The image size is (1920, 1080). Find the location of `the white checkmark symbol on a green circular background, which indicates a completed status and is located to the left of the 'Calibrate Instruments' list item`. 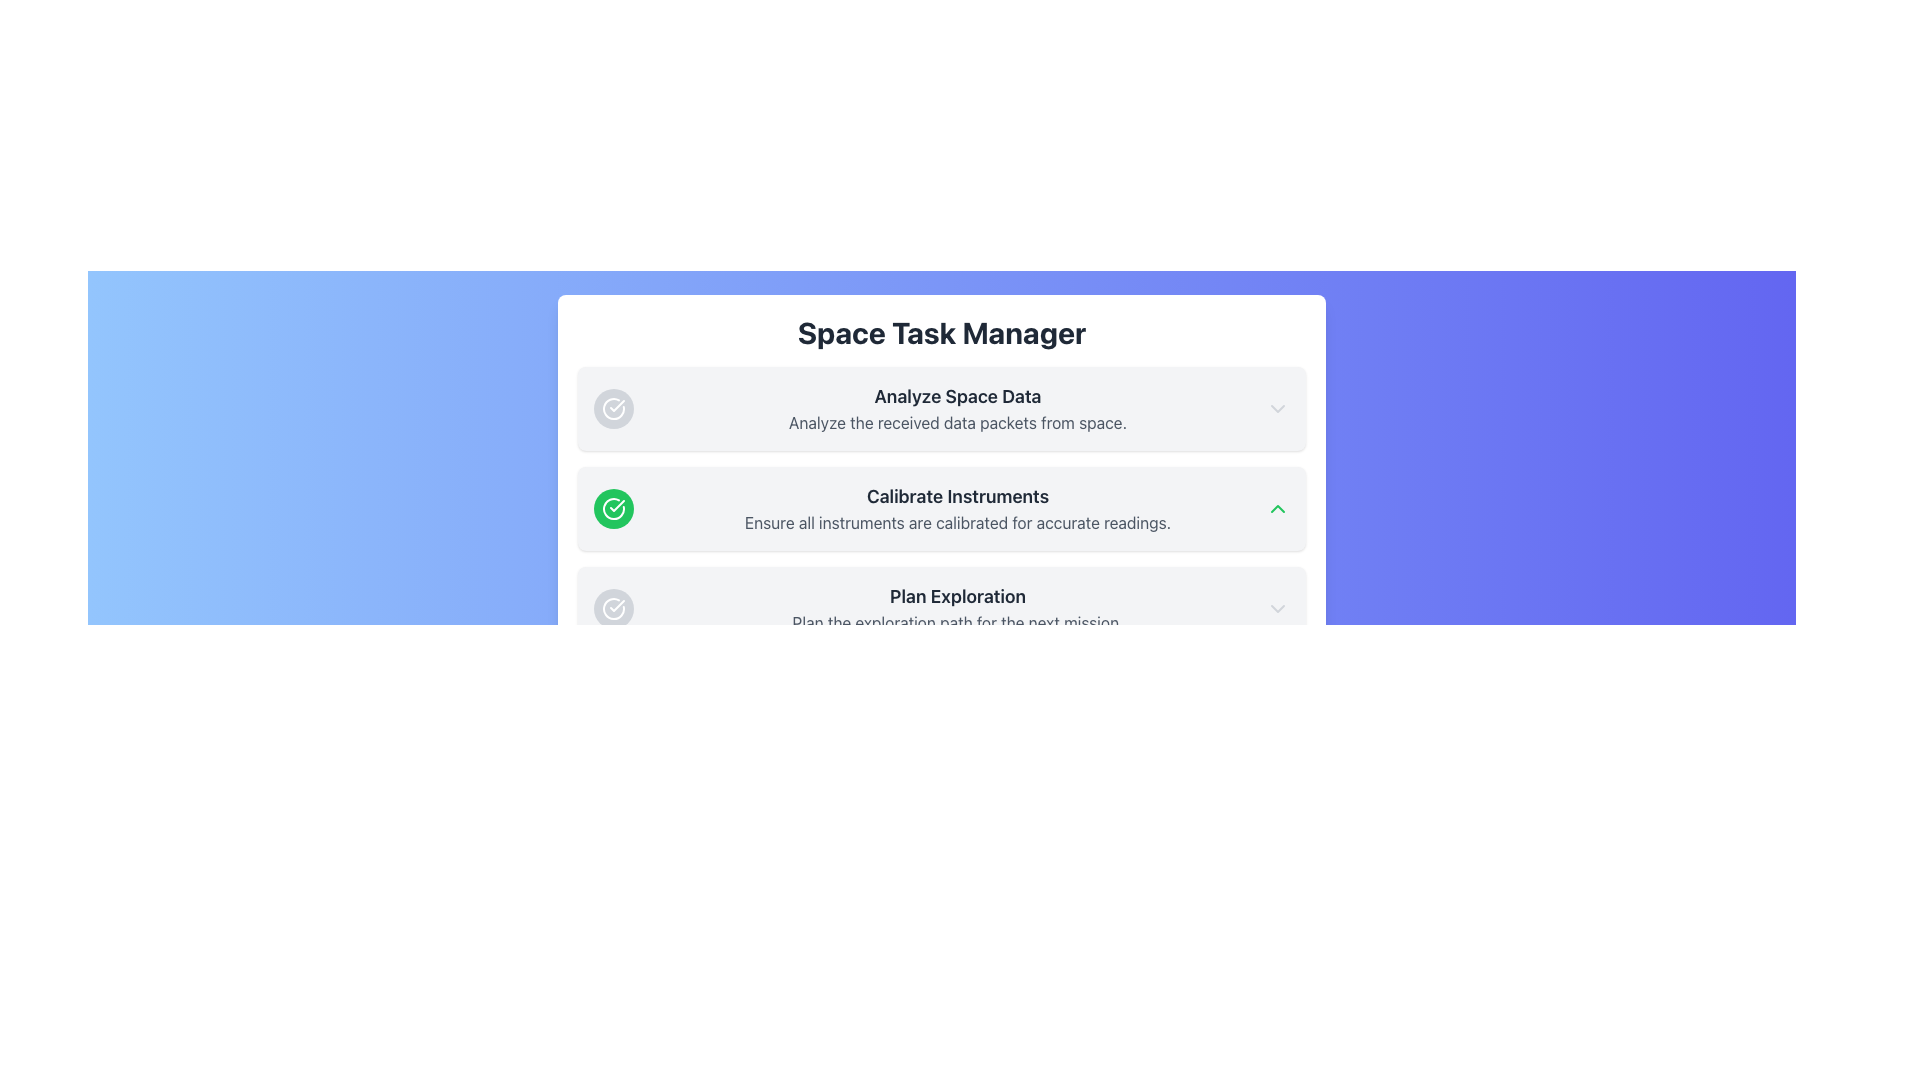

the white checkmark symbol on a green circular background, which indicates a completed status and is located to the left of the 'Calibrate Instruments' list item is located at coordinates (616, 504).